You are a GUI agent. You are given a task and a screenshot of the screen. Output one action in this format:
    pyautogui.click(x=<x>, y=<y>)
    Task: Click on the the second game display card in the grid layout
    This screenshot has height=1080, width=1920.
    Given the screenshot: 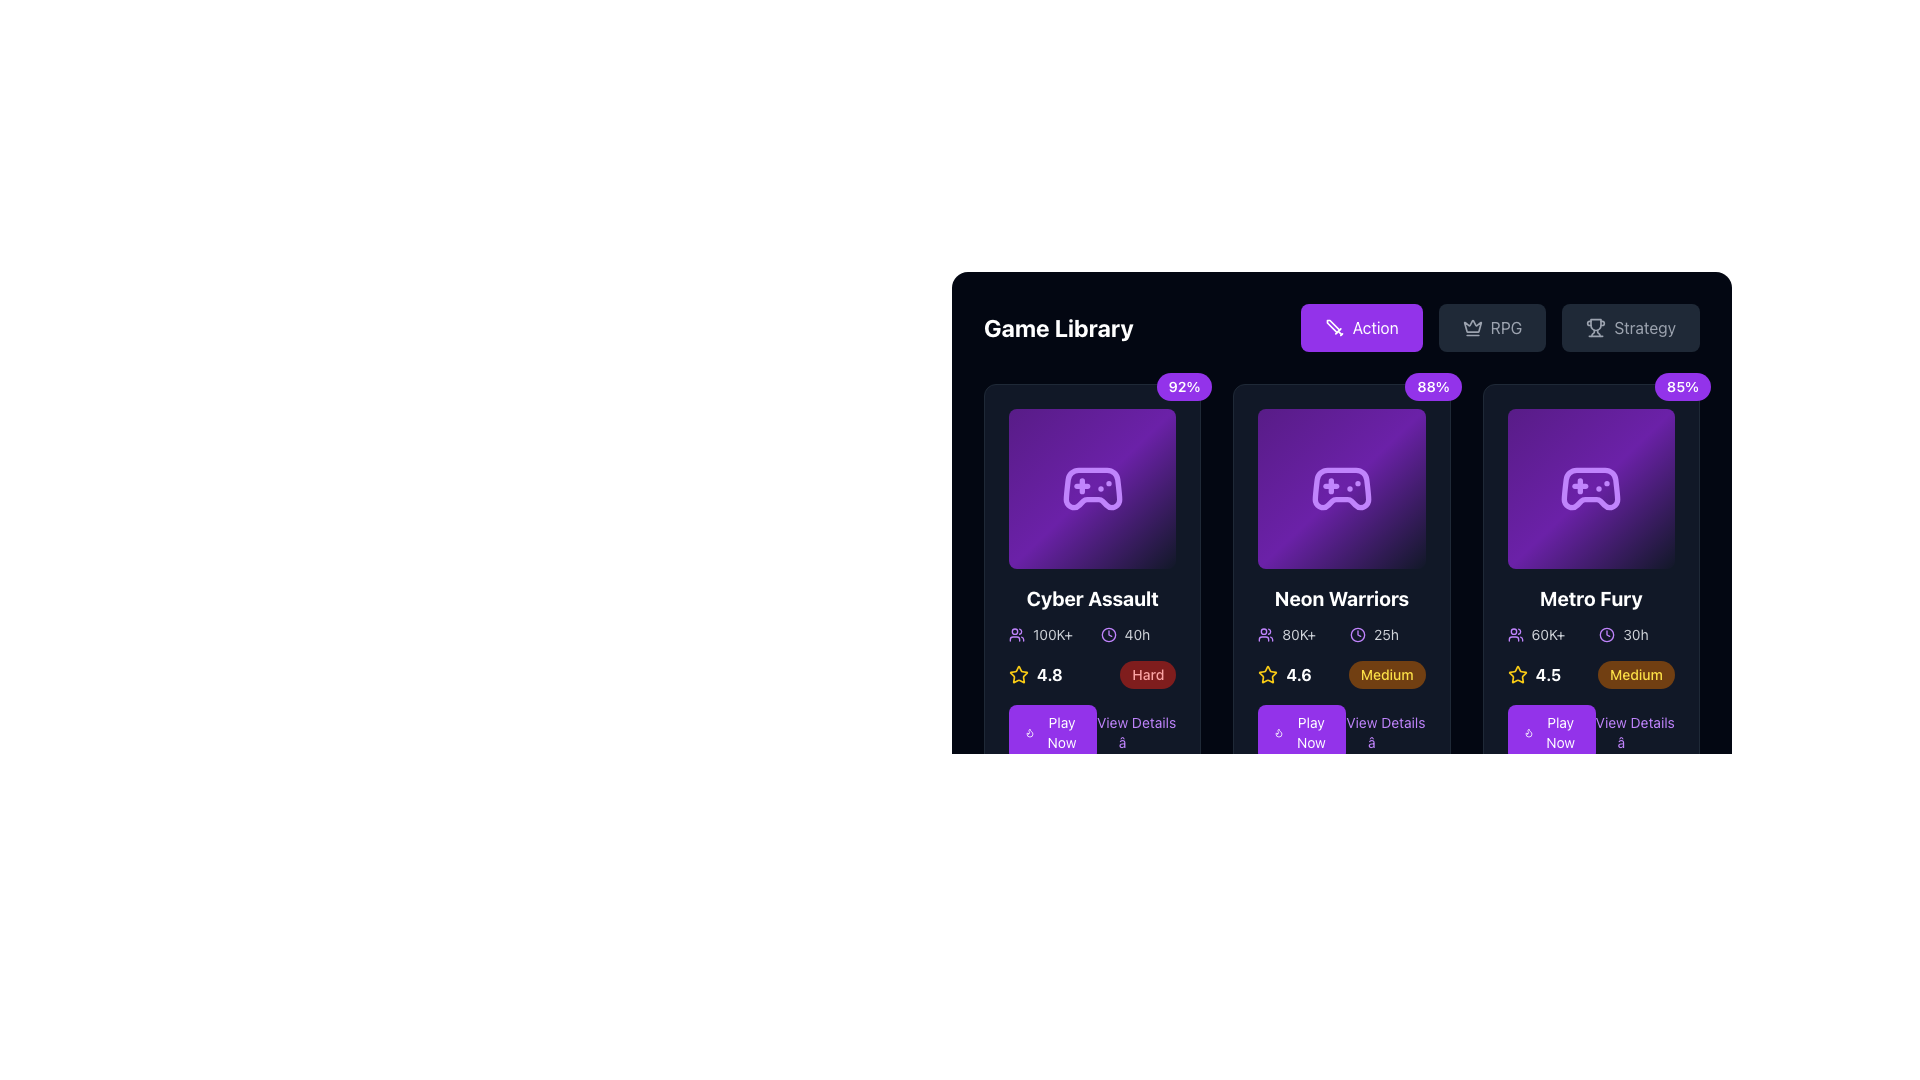 What is the action you would take?
    pyautogui.click(x=1342, y=585)
    